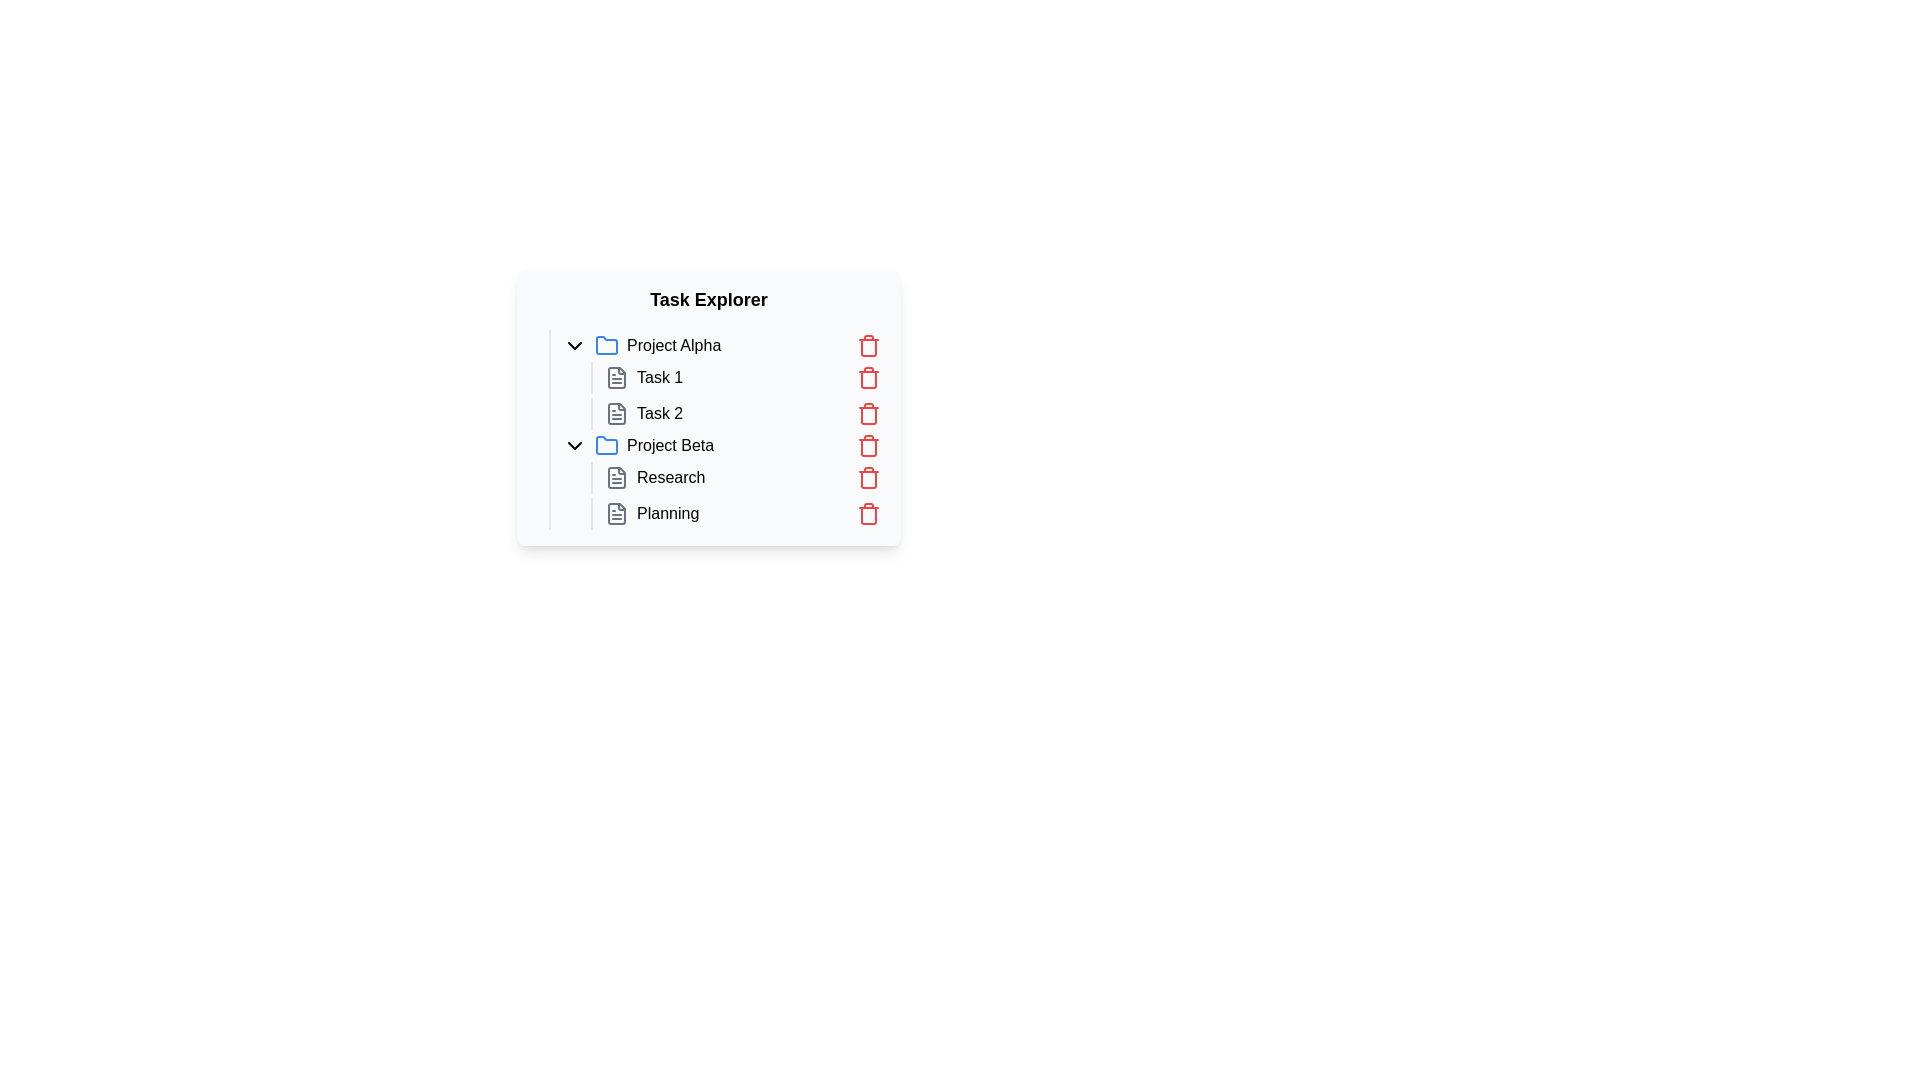  Describe the element at coordinates (716, 479) in the screenshot. I see `the 'Research' sub-task` at that location.